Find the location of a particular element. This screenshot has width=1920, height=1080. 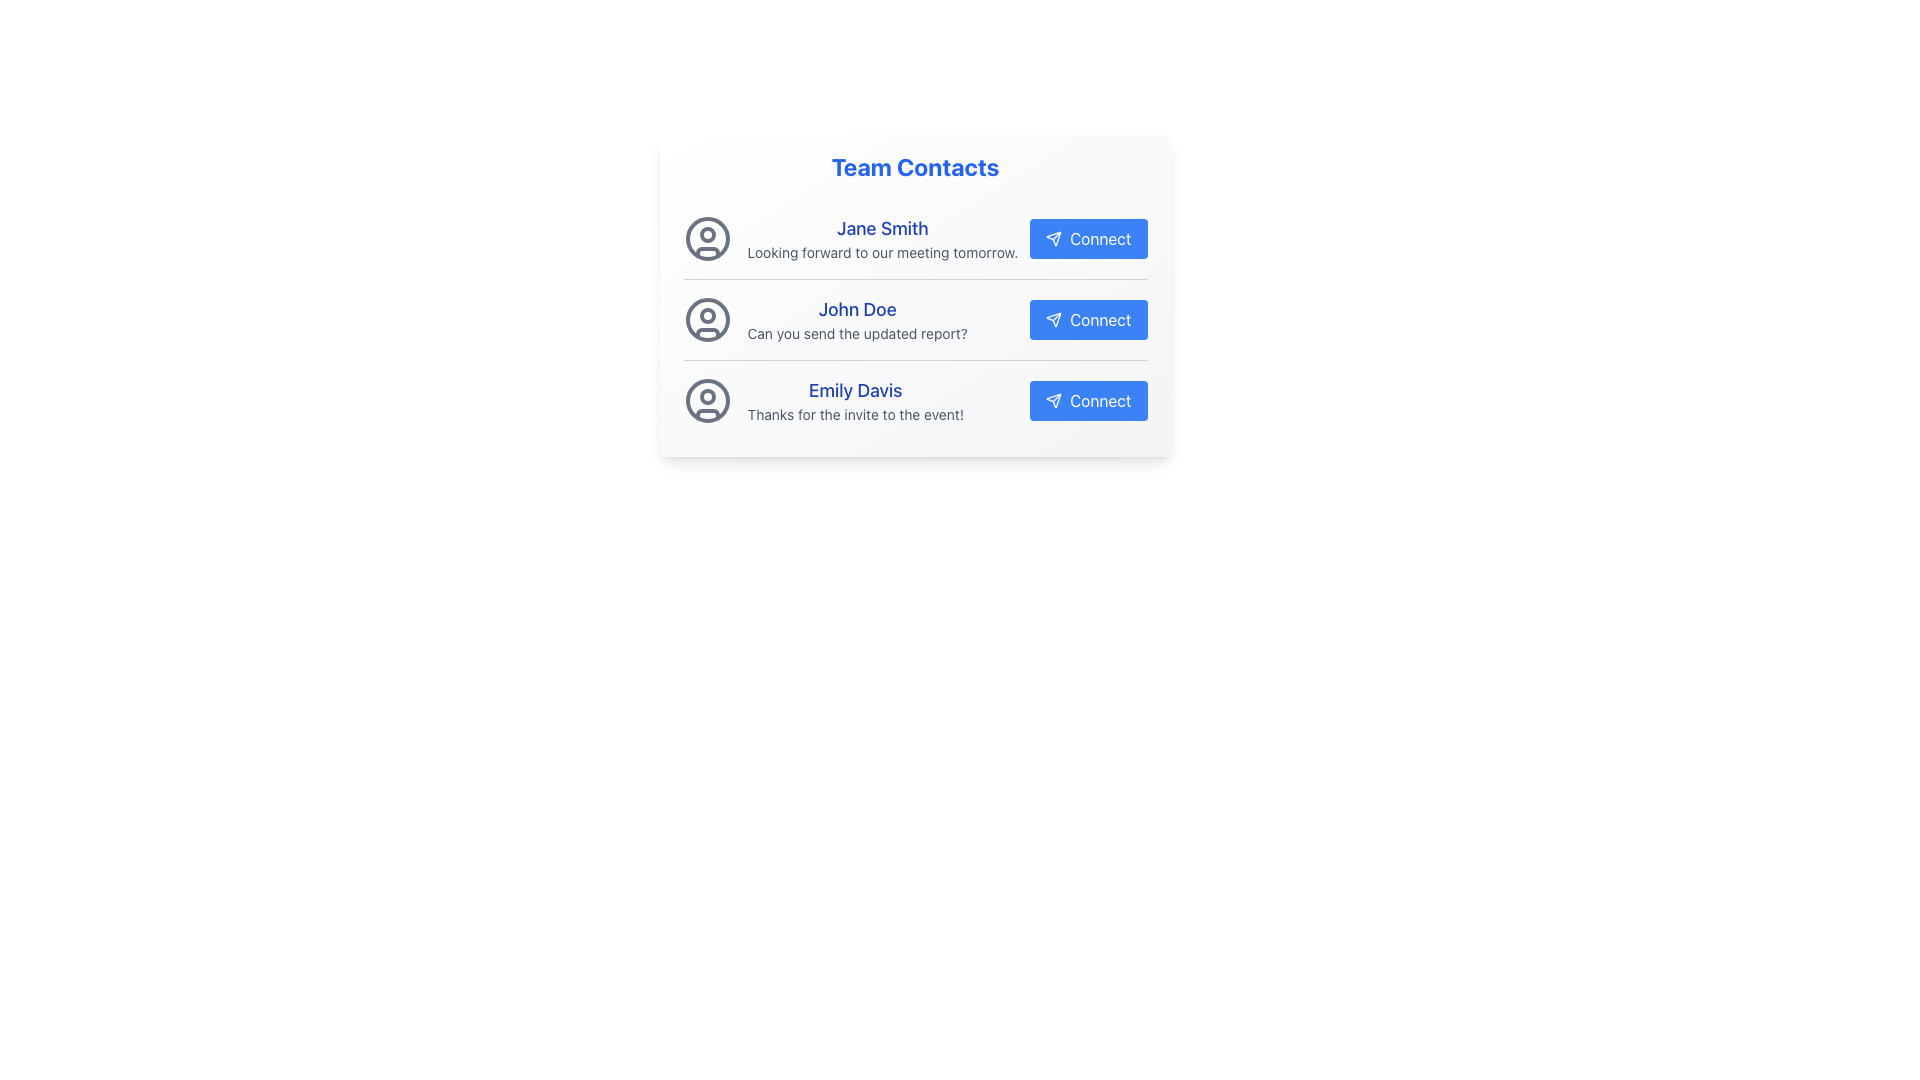

the user silhouette icon in the second row of the 'Team Contacts' list, positioned to the left of 'John Doe' is located at coordinates (707, 319).